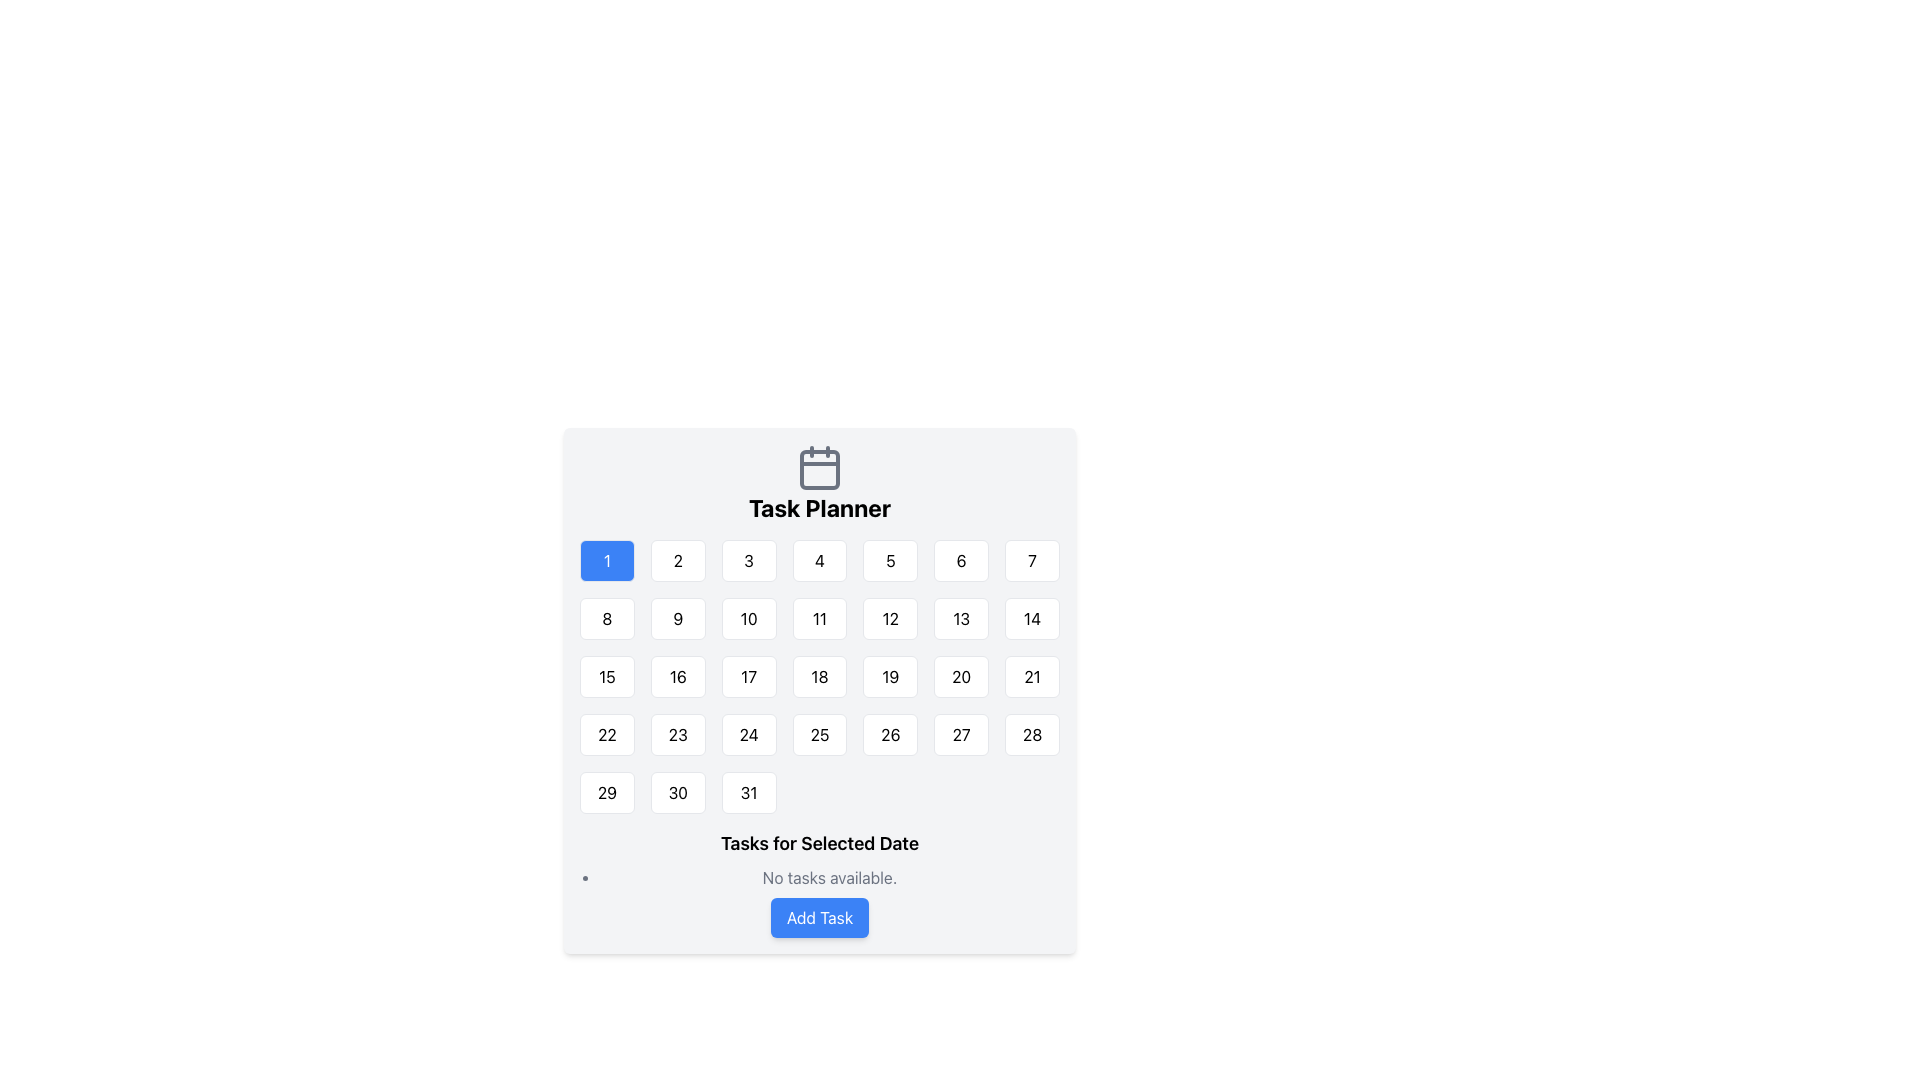  What do you see at coordinates (678, 676) in the screenshot?
I see `the calendar button representing the 16th day` at bounding box center [678, 676].